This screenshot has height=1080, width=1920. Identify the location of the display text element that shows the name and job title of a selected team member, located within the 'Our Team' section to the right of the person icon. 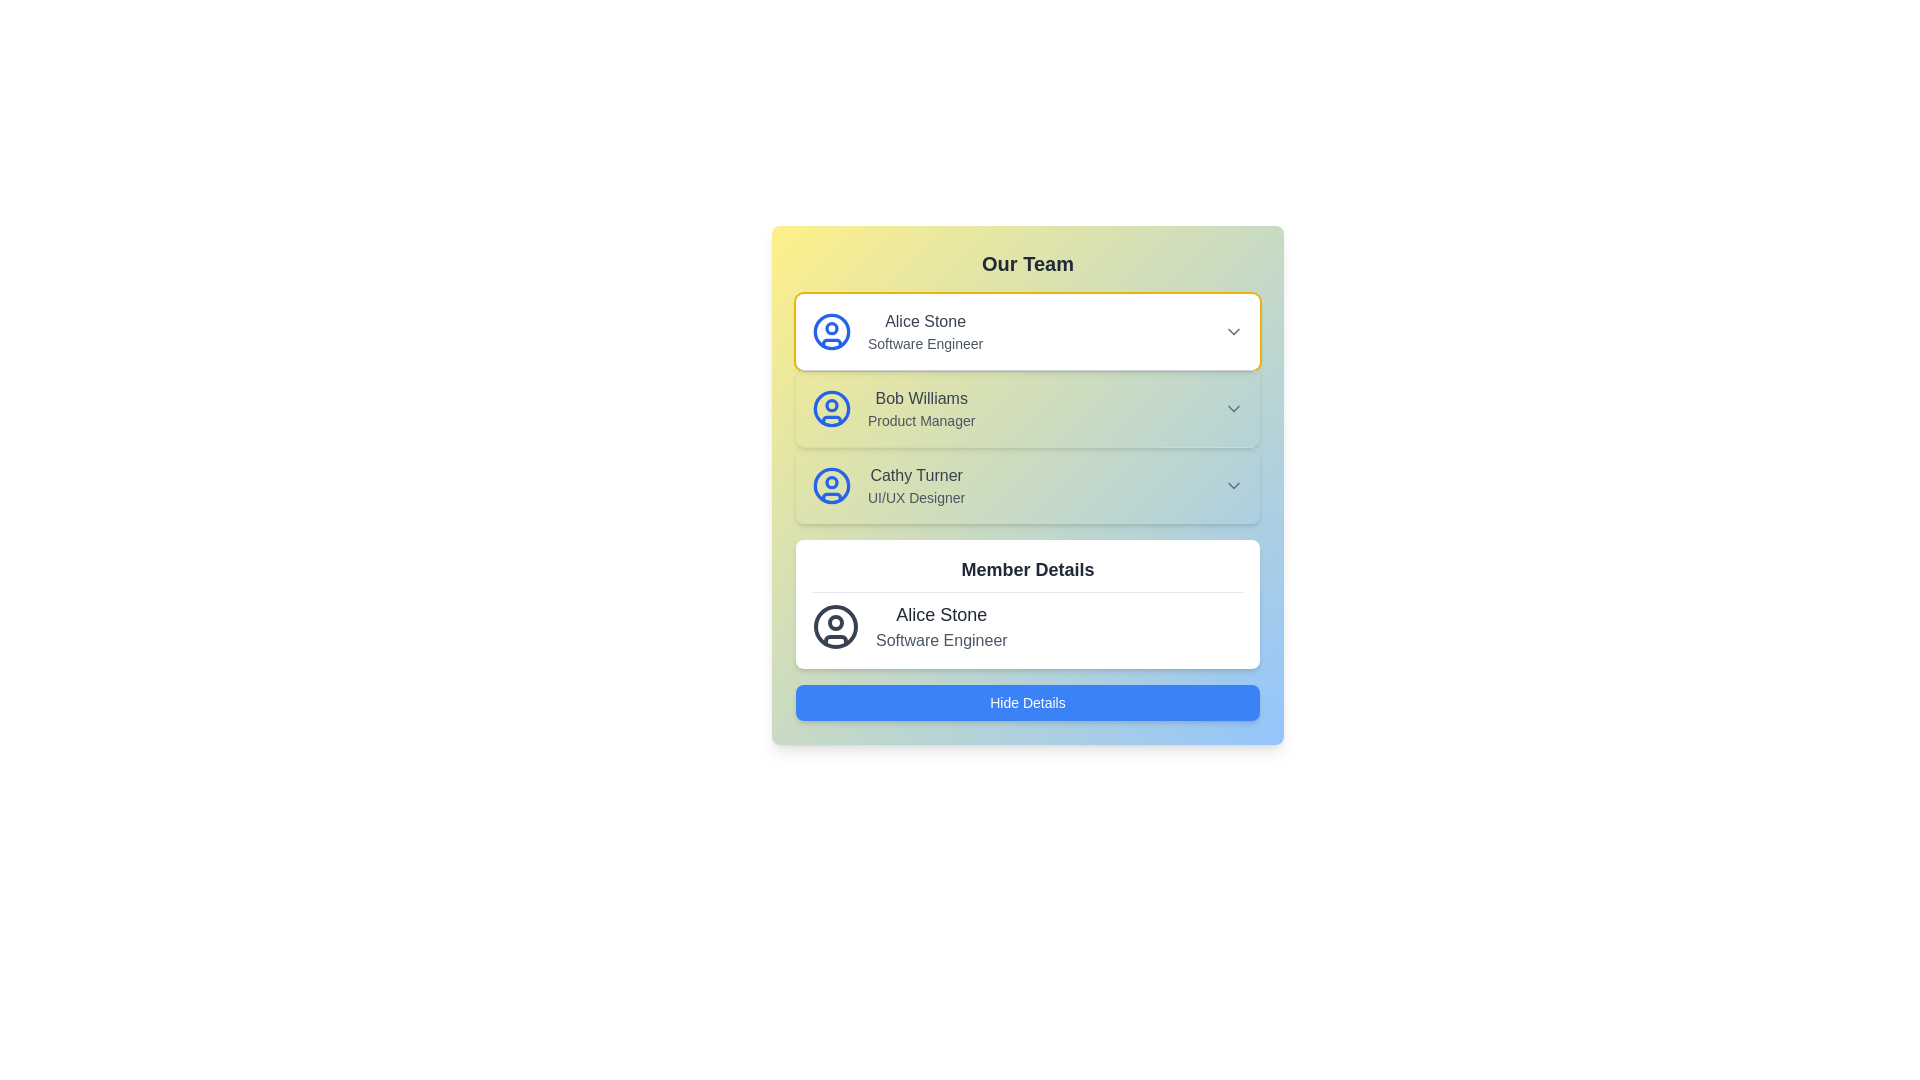
(924, 330).